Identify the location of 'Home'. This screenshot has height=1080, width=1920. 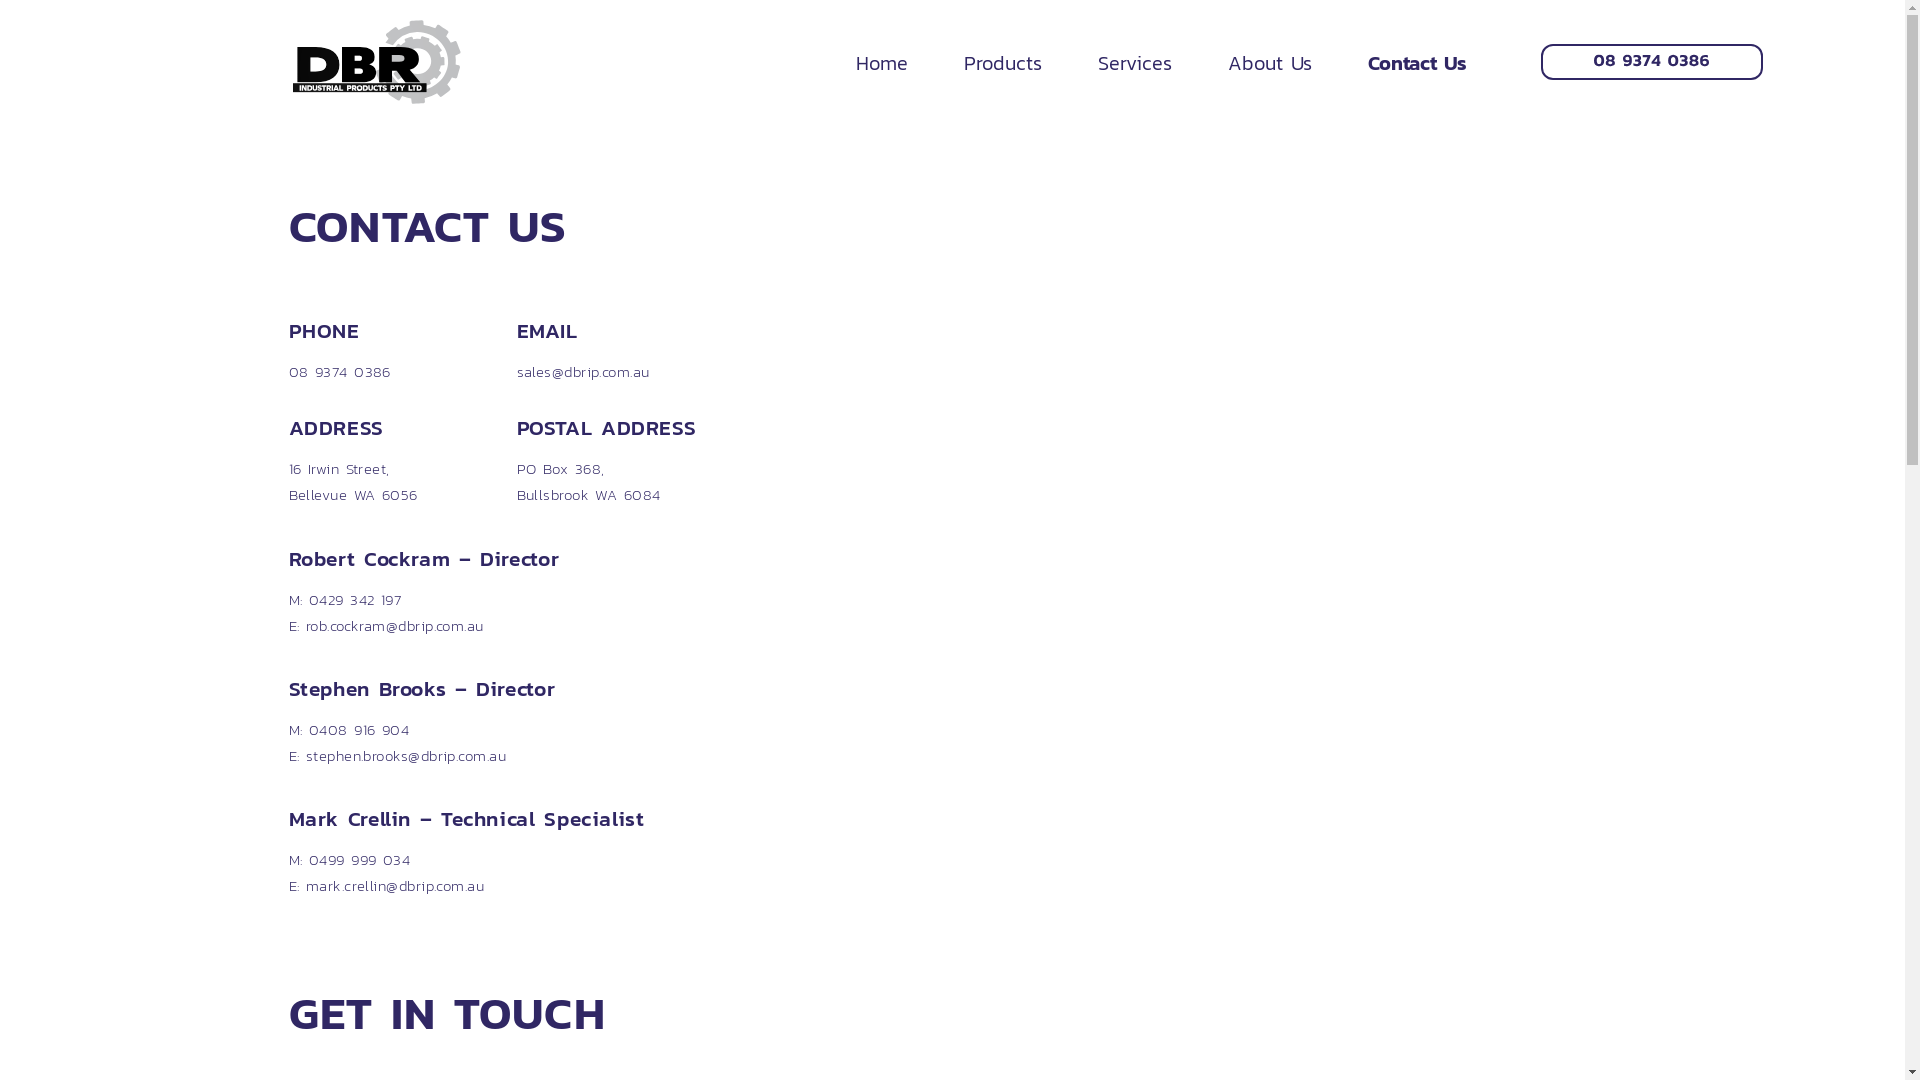
(881, 61).